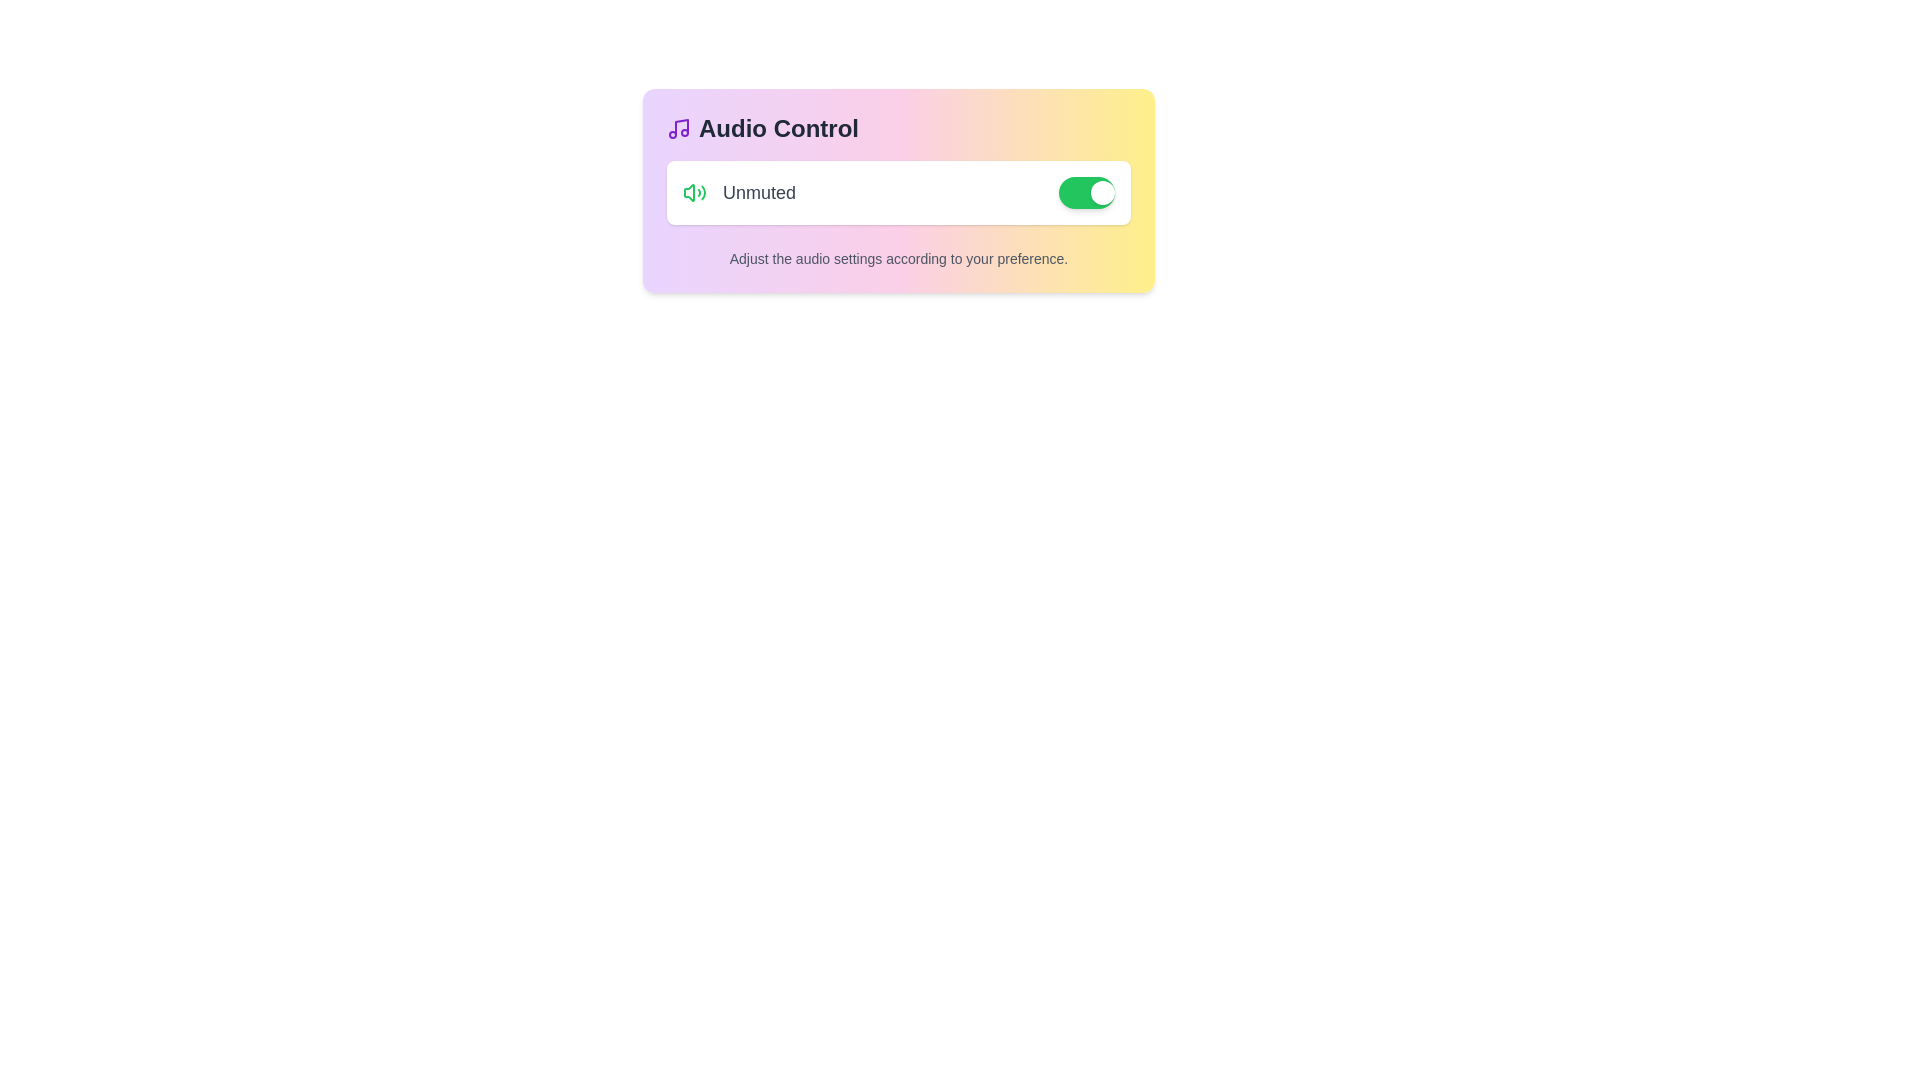  I want to click on the bright purple vertical line icon representing the musical note, located to the left of the 'Audio Control' text at the top left of the card, so click(681, 127).